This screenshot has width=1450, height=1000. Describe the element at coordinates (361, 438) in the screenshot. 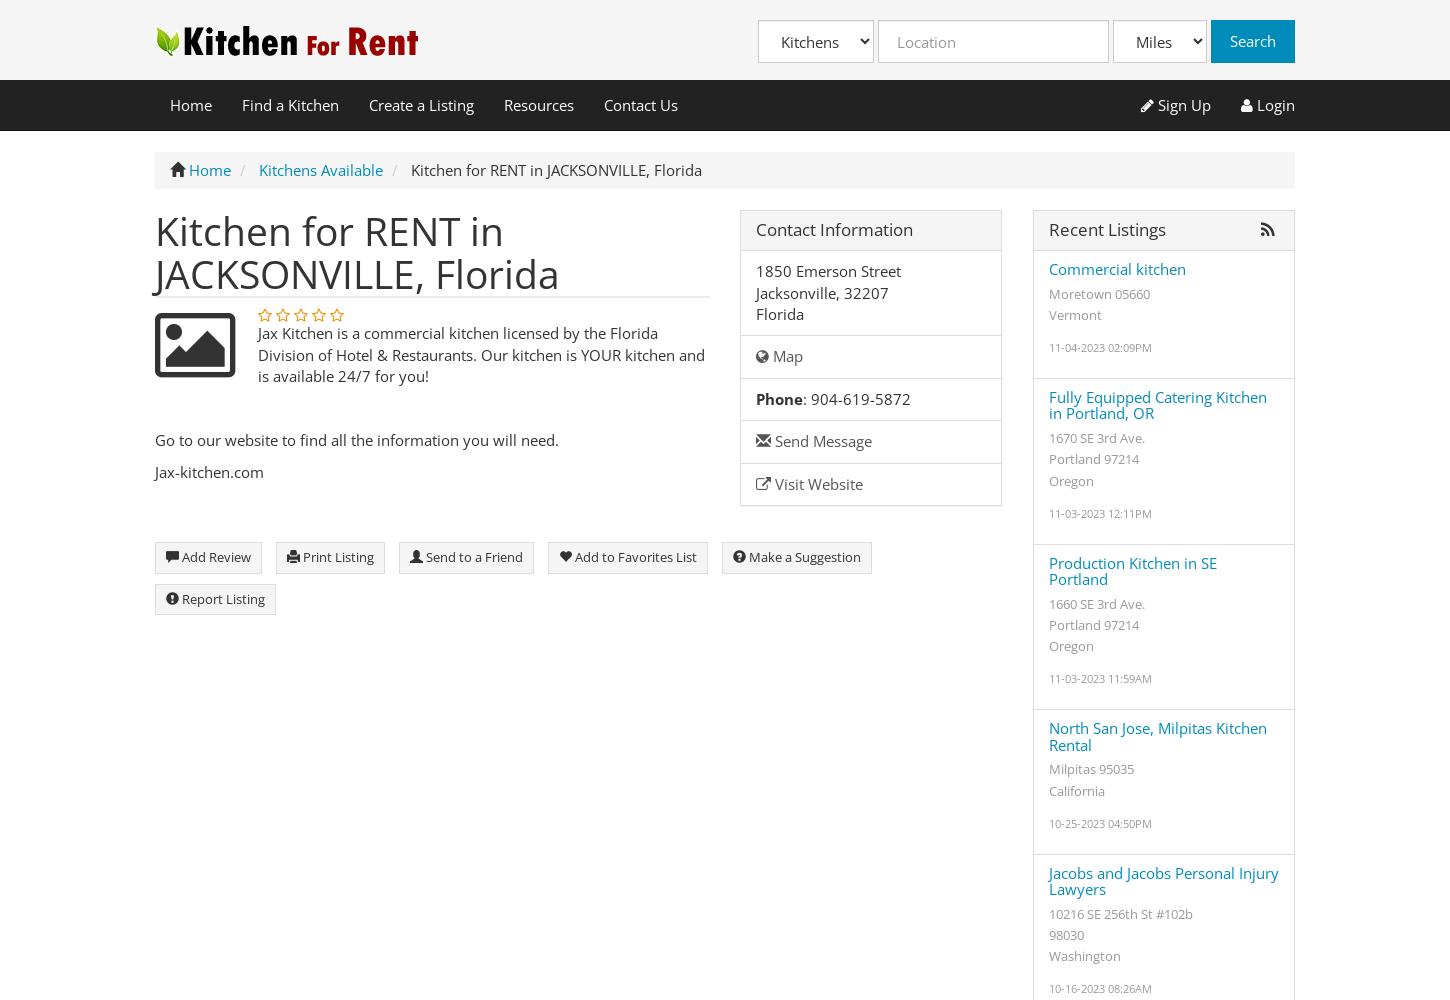

I see `'Go to our website to find all the information you will need.'` at that location.